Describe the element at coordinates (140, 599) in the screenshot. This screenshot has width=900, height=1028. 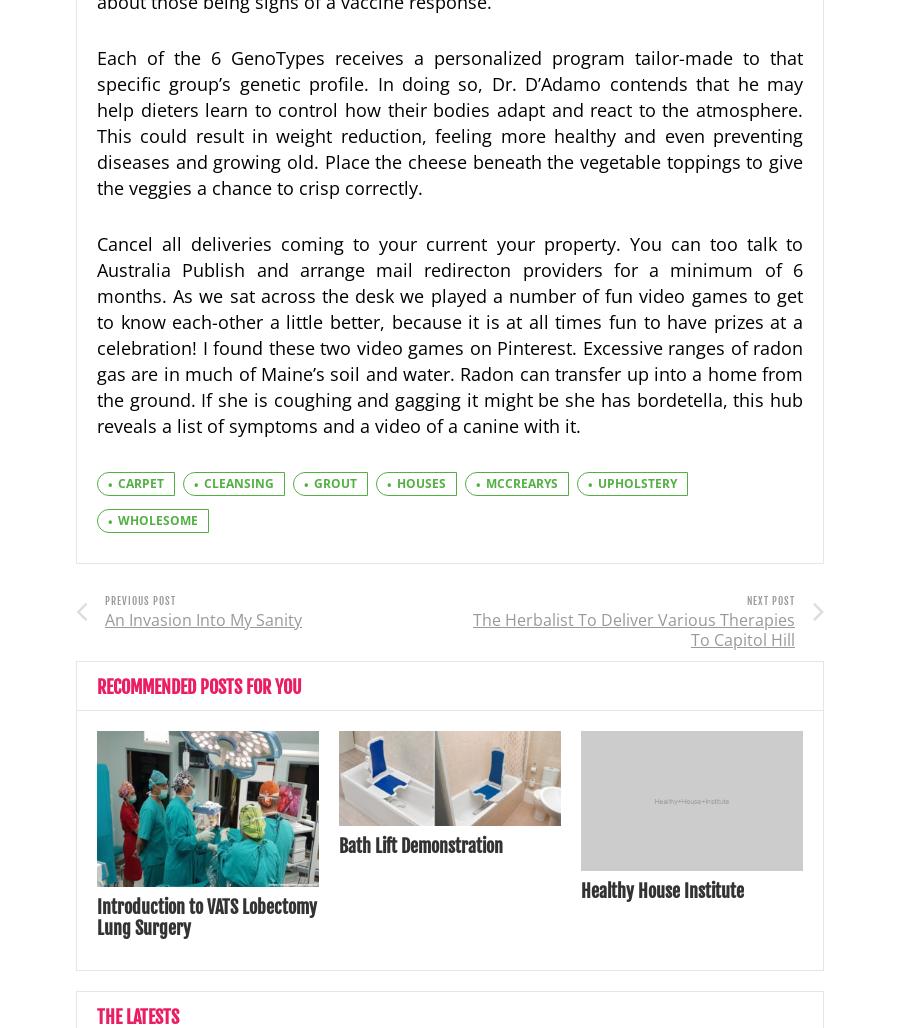
I see `'Previous Post'` at that location.